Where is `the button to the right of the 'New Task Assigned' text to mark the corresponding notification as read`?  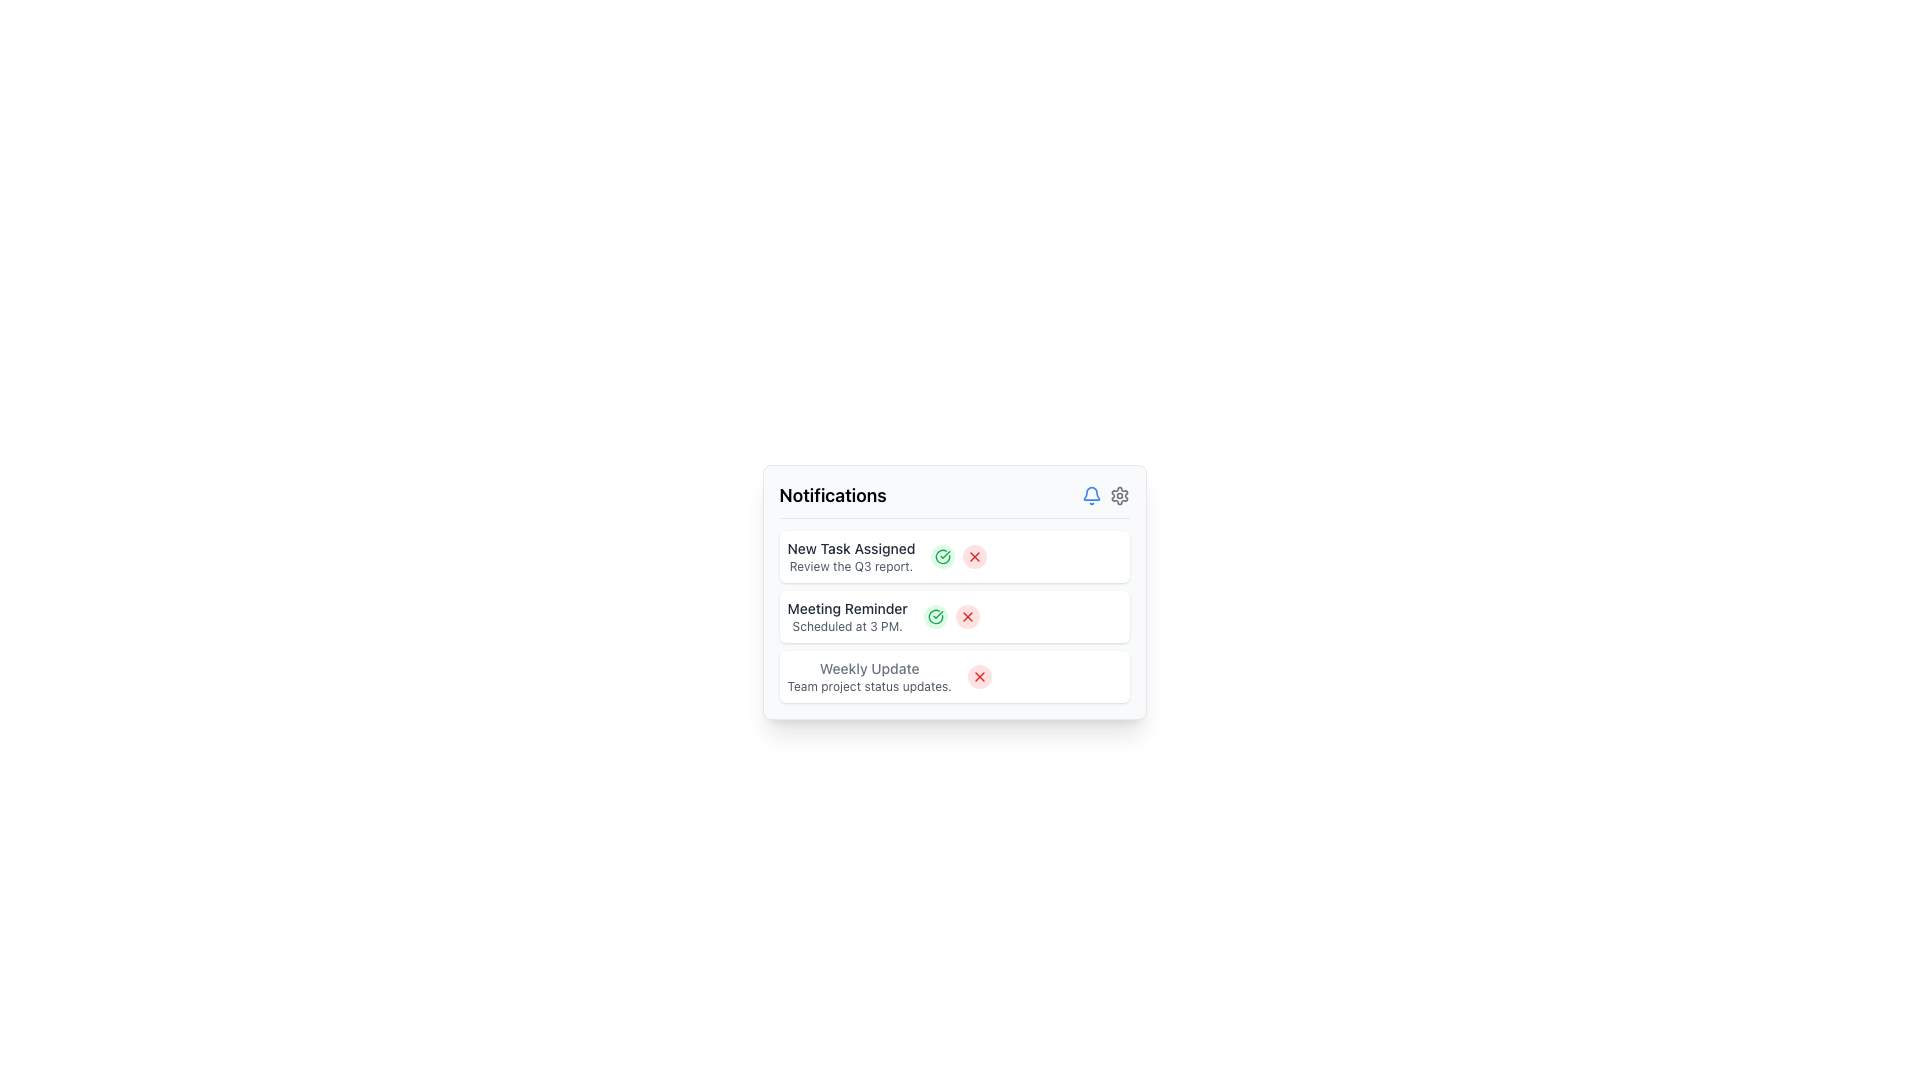
the button to the right of the 'New Task Assigned' text to mark the corresponding notification as read is located at coordinates (942, 556).